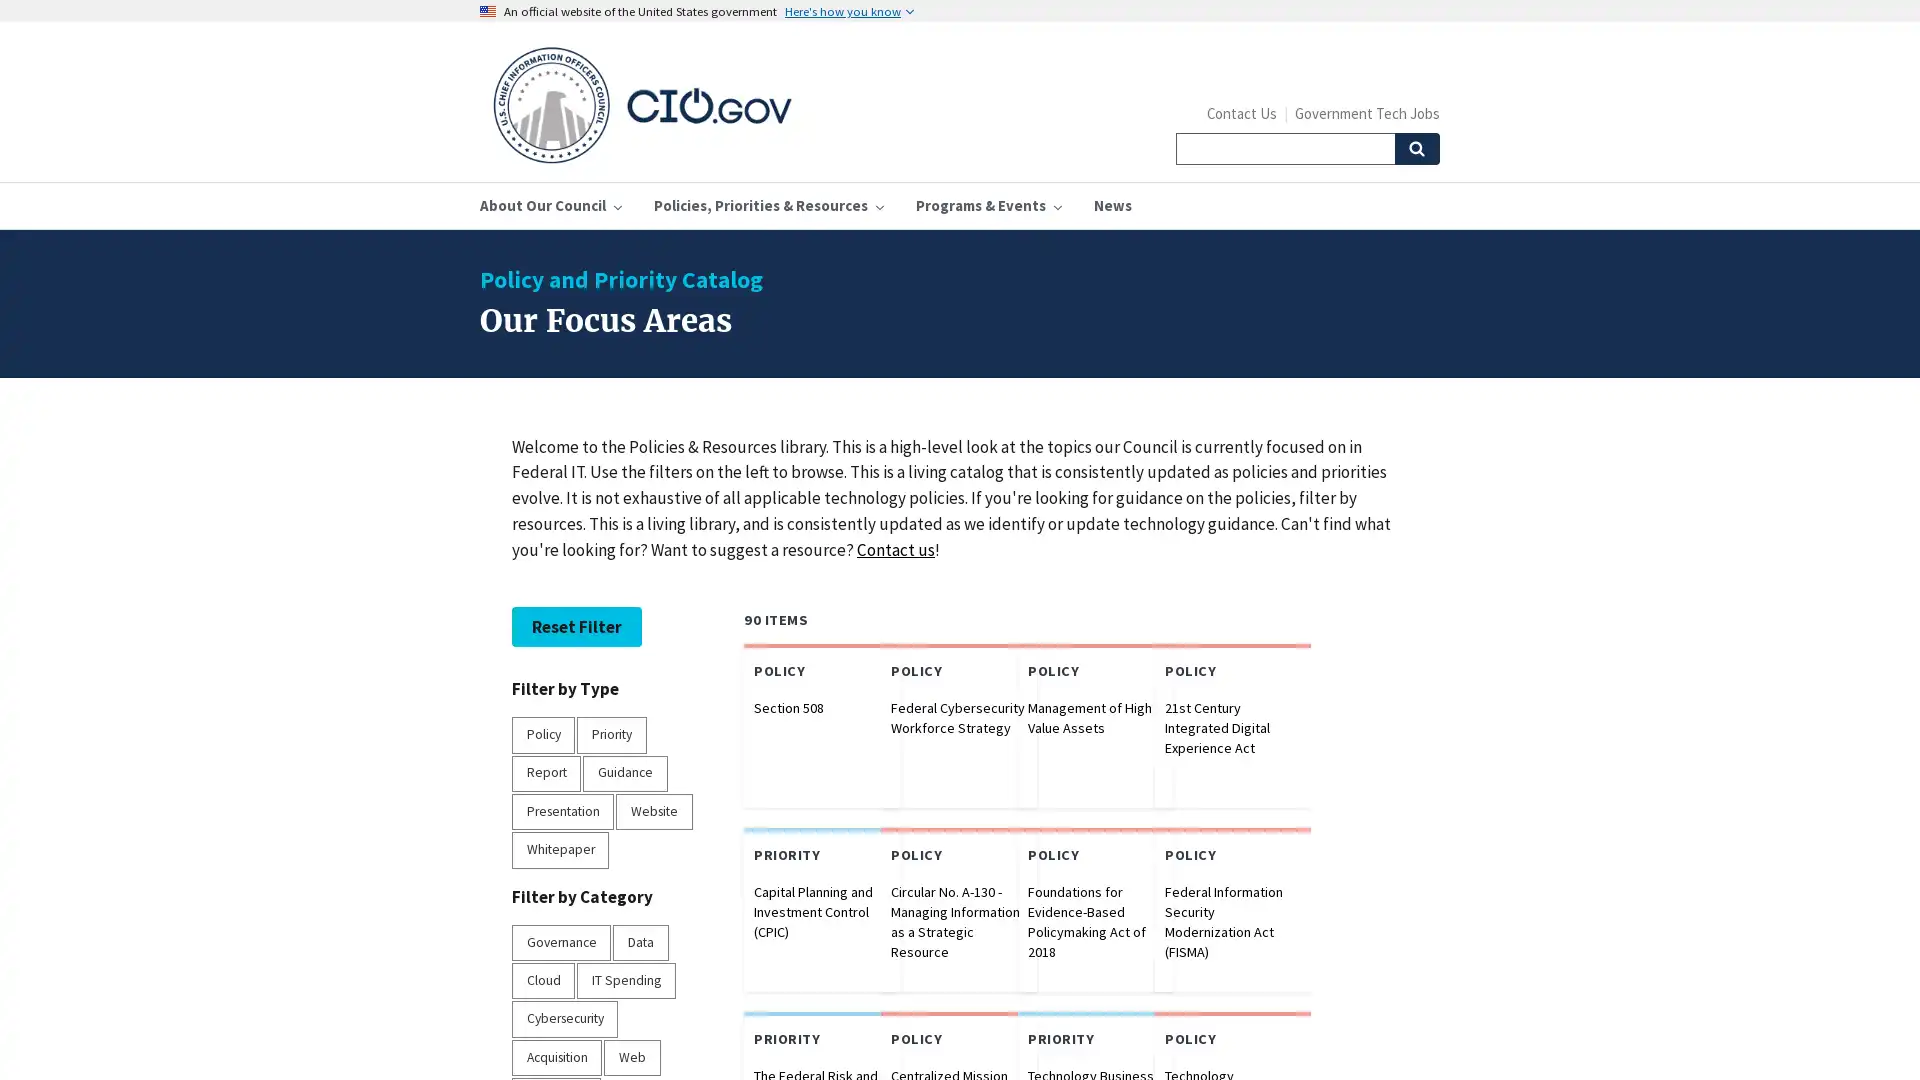 The width and height of the screenshot is (1920, 1080). I want to click on About Our Council, so click(551, 205).